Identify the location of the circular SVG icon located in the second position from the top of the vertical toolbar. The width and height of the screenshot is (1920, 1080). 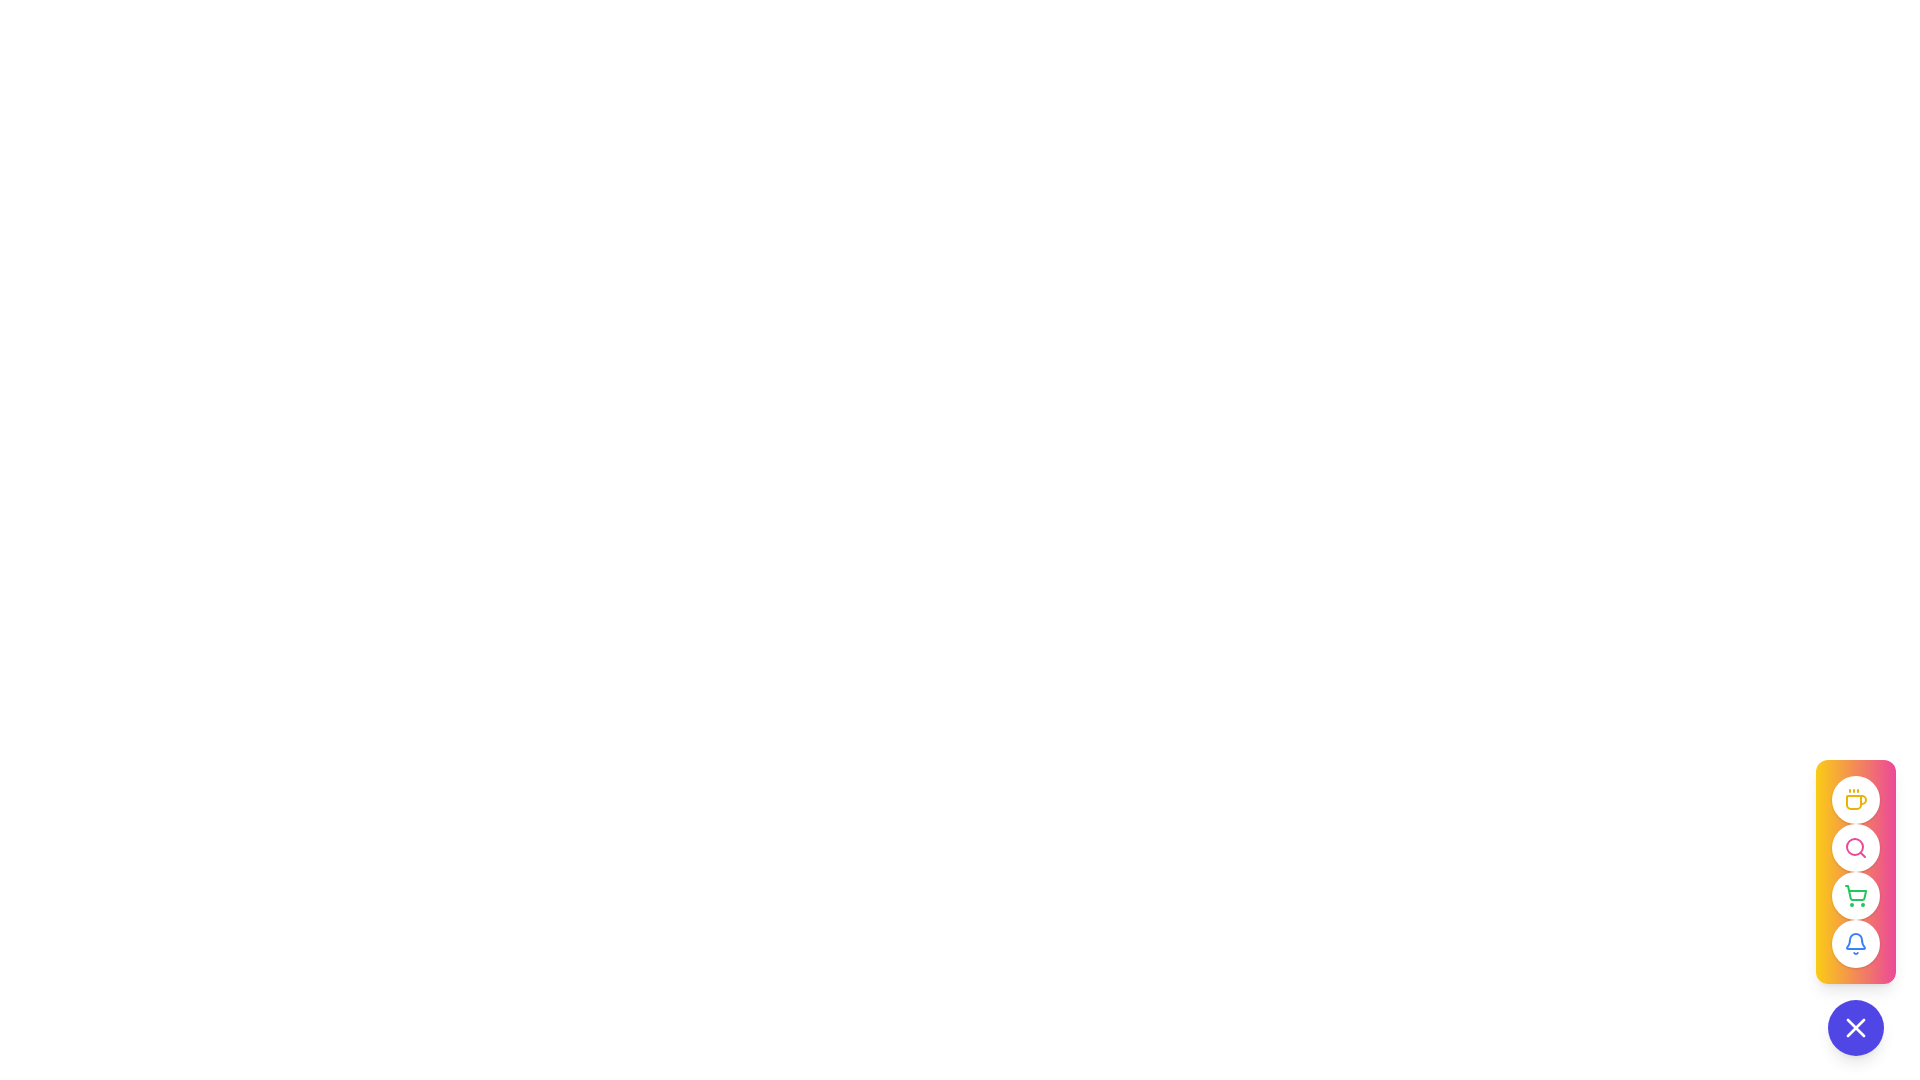
(1853, 847).